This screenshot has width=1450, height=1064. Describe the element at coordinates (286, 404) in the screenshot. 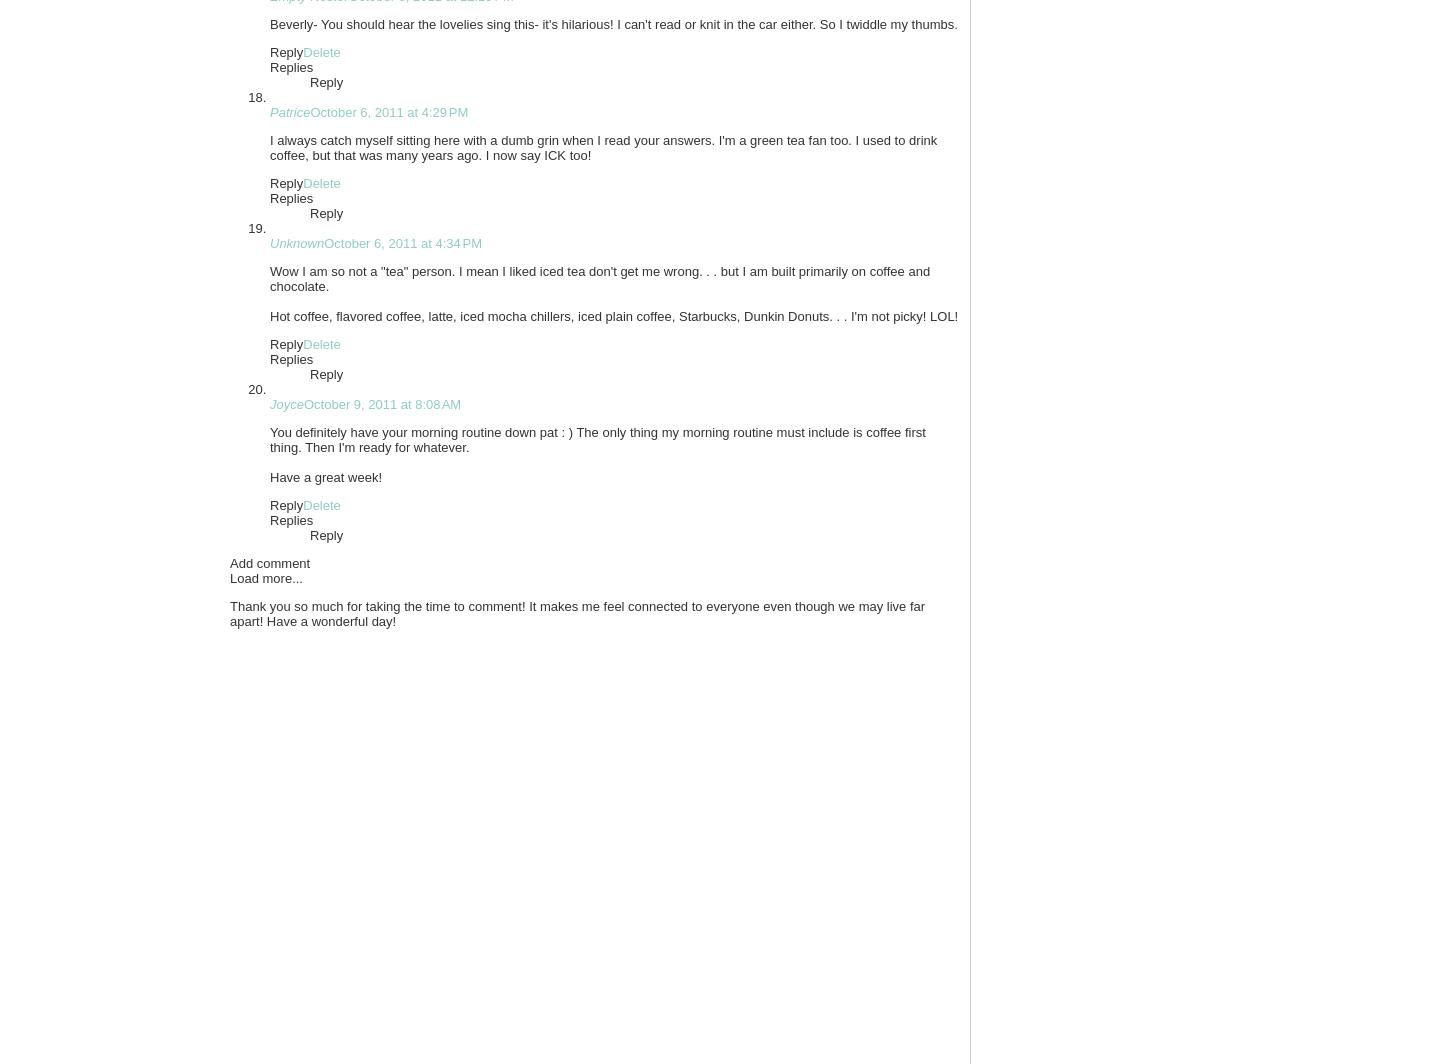

I see `'Joyce'` at that location.